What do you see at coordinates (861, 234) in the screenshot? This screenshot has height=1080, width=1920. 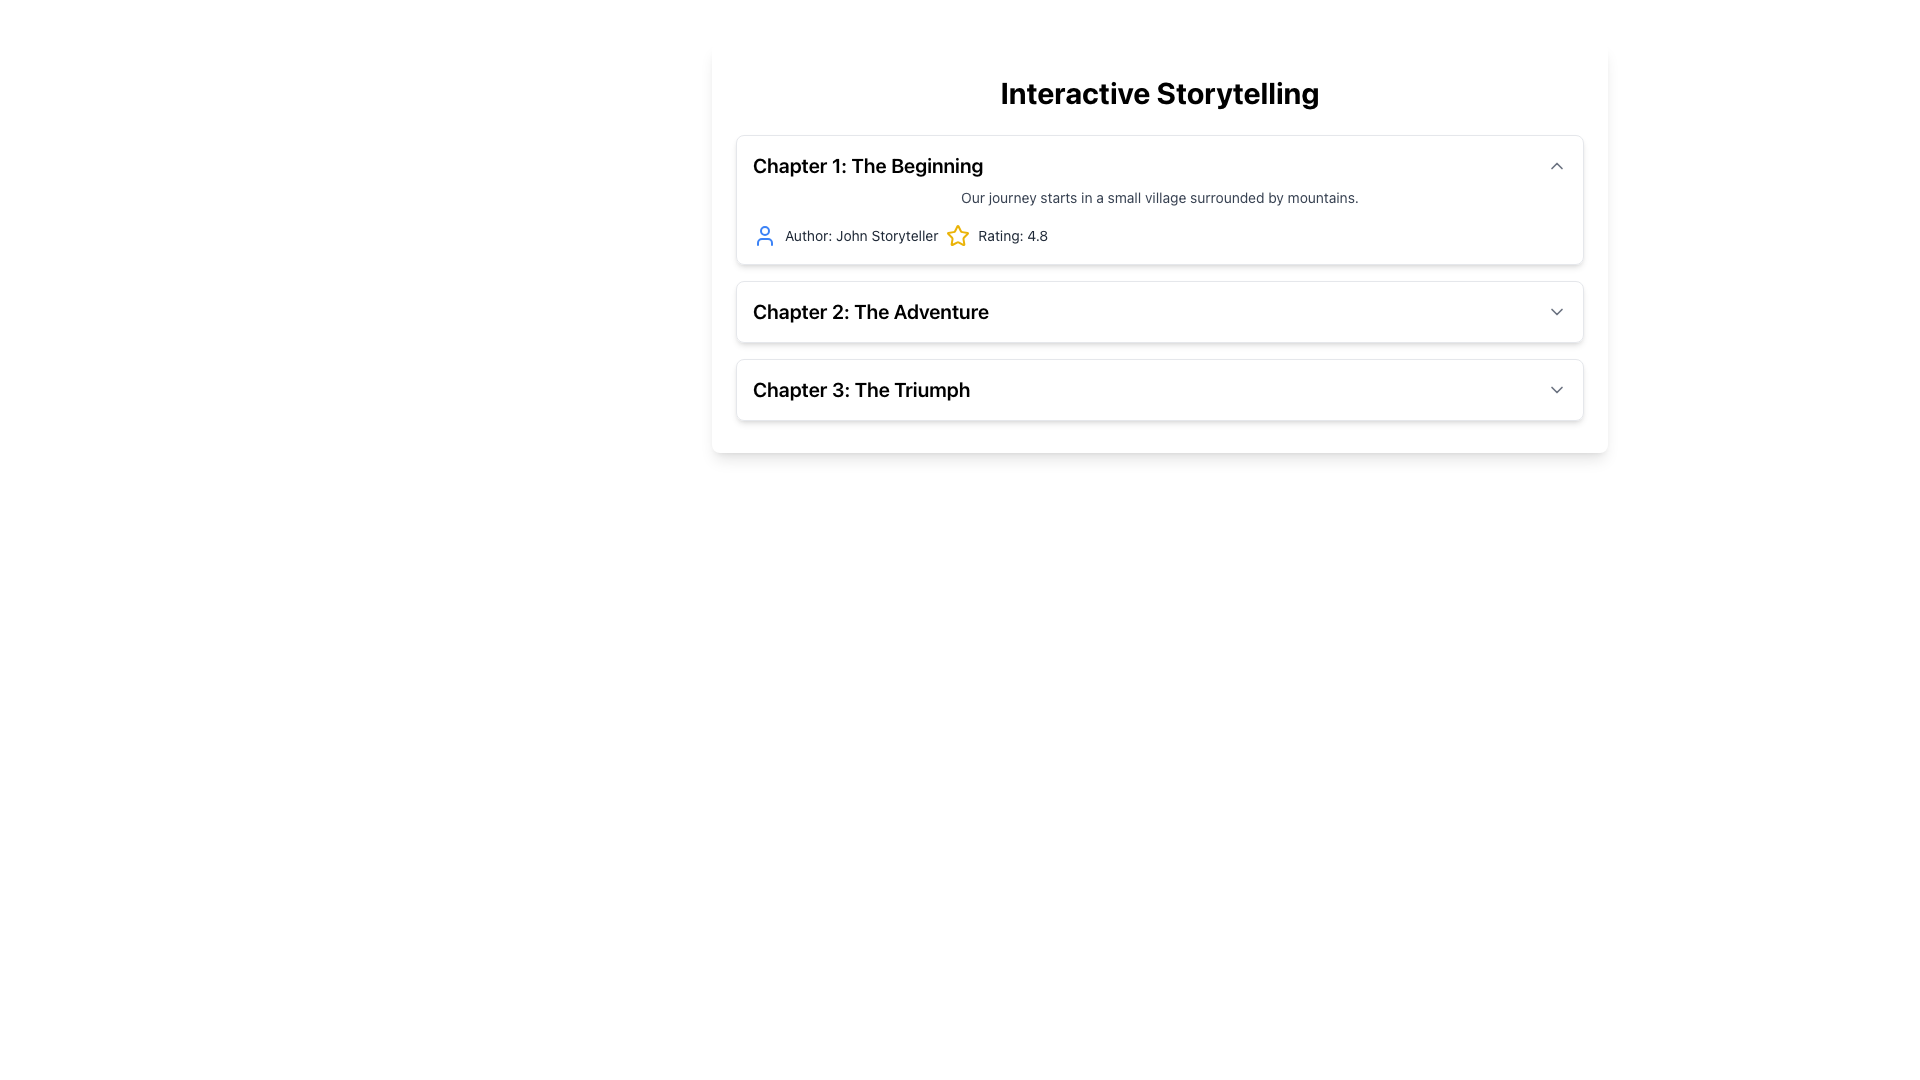 I see `text label that displays information about the author associated with 'Chapter 1: The Beginning', which is located to the right of the user icon and to the left of the star icon with a rating of '4.8'` at bounding box center [861, 234].